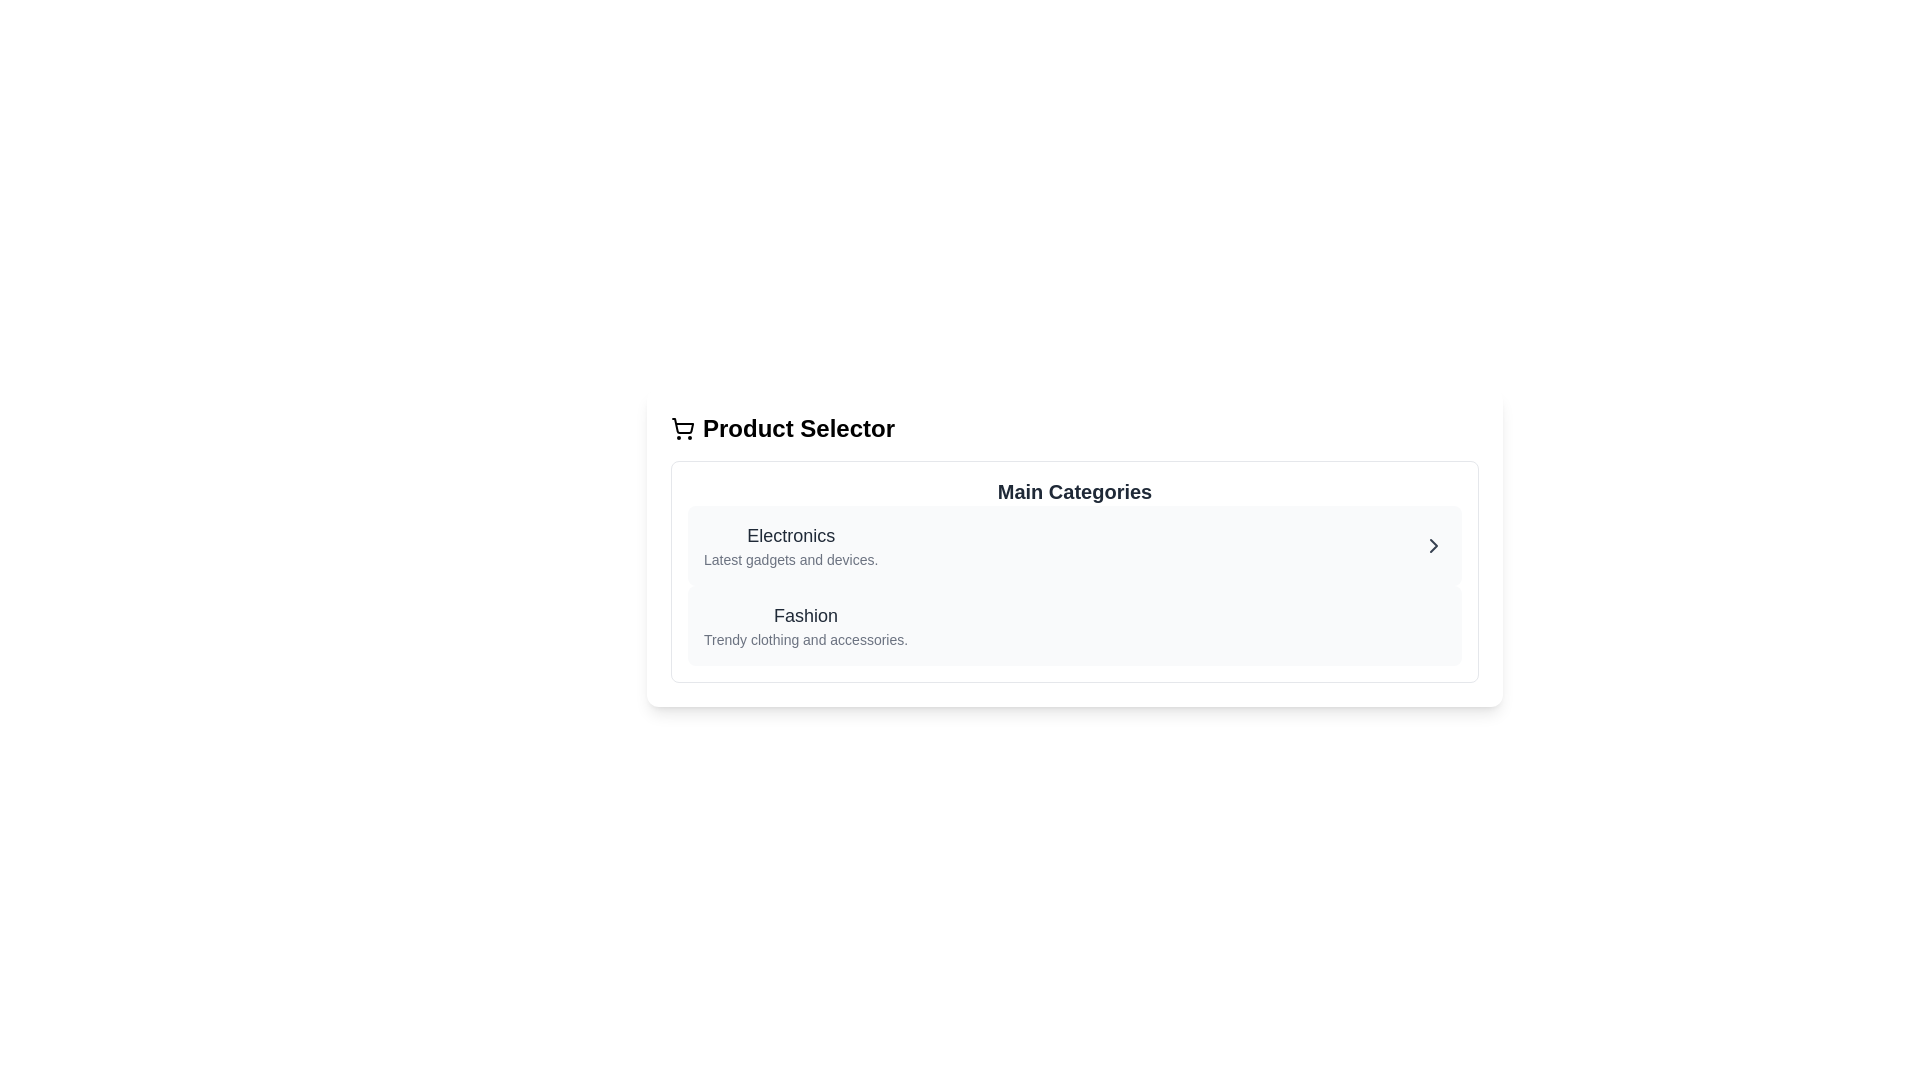 The image size is (1920, 1080). I want to click on the icon located at the rightmost side of the 'Electronics' category card, so click(1433, 546).